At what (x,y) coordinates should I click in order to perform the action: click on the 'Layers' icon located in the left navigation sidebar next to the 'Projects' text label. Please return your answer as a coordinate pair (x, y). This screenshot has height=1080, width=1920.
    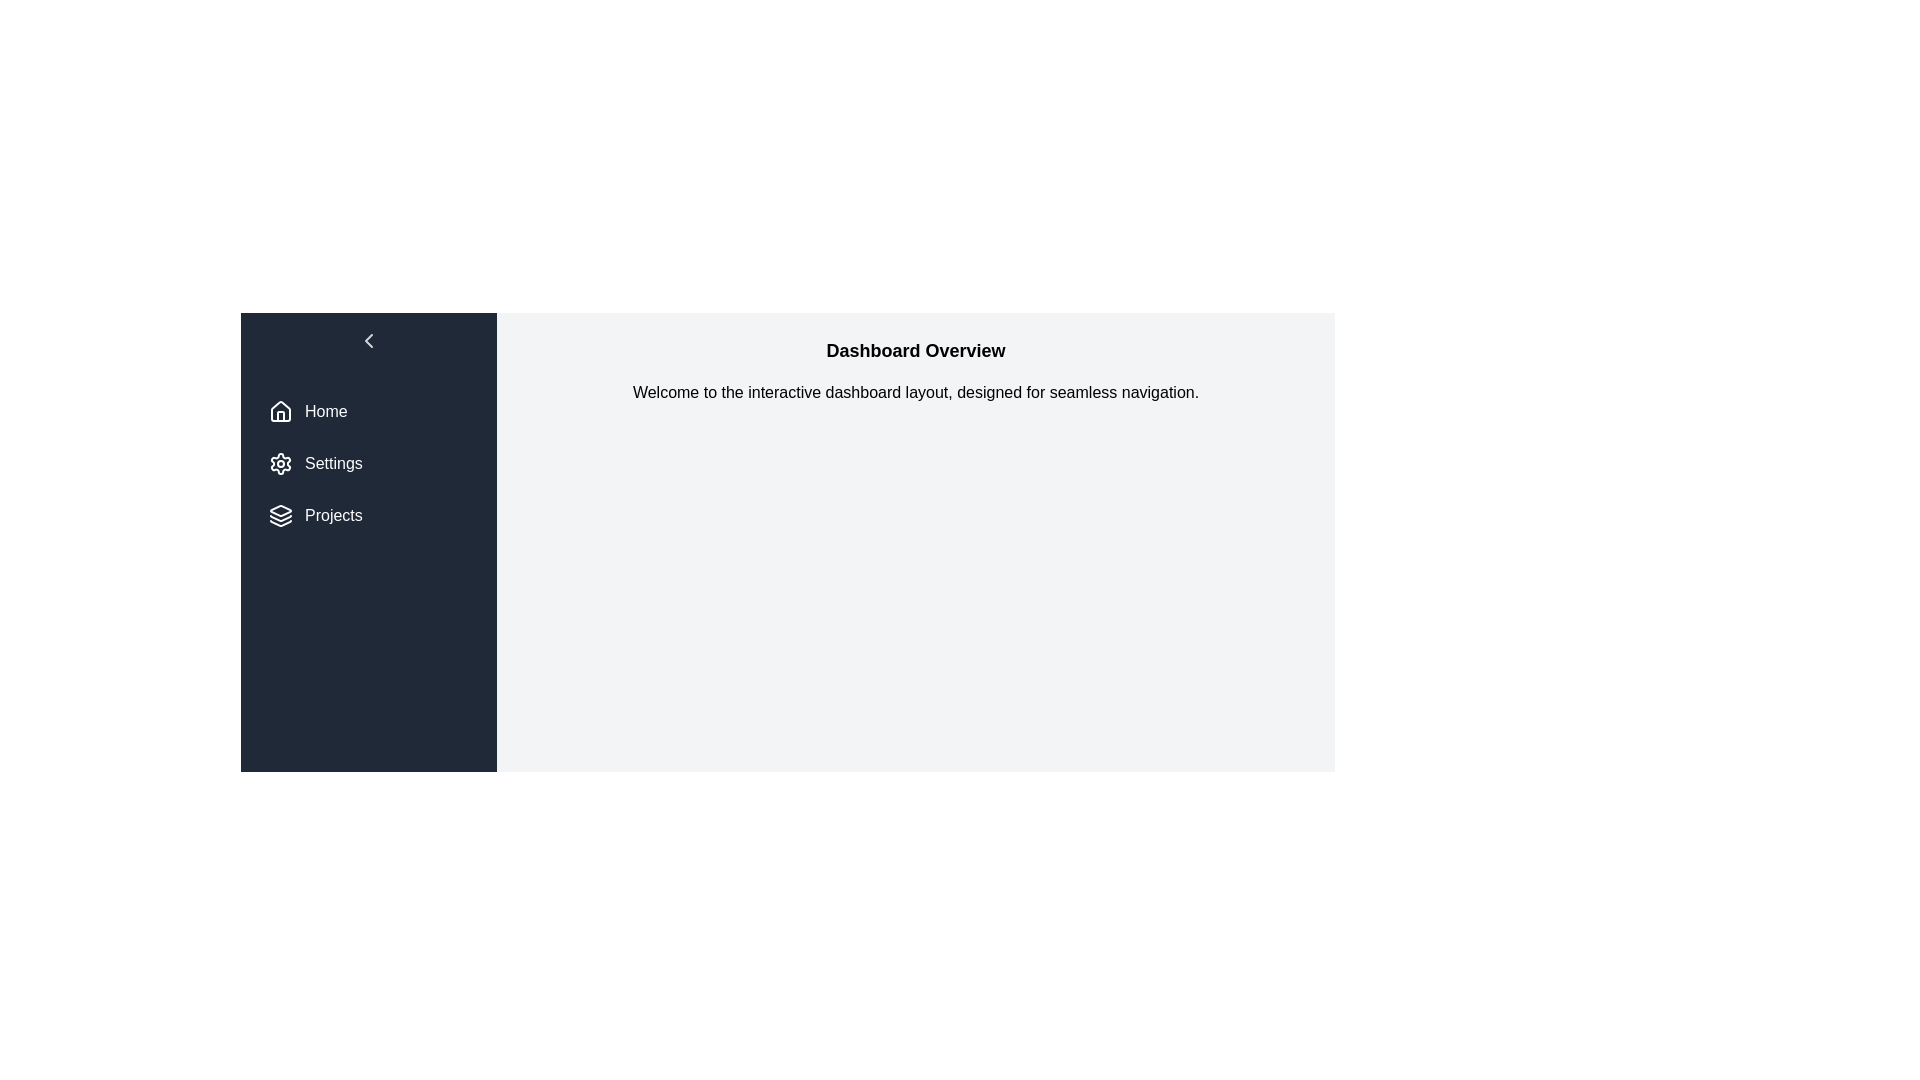
    Looking at the image, I should click on (280, 509).